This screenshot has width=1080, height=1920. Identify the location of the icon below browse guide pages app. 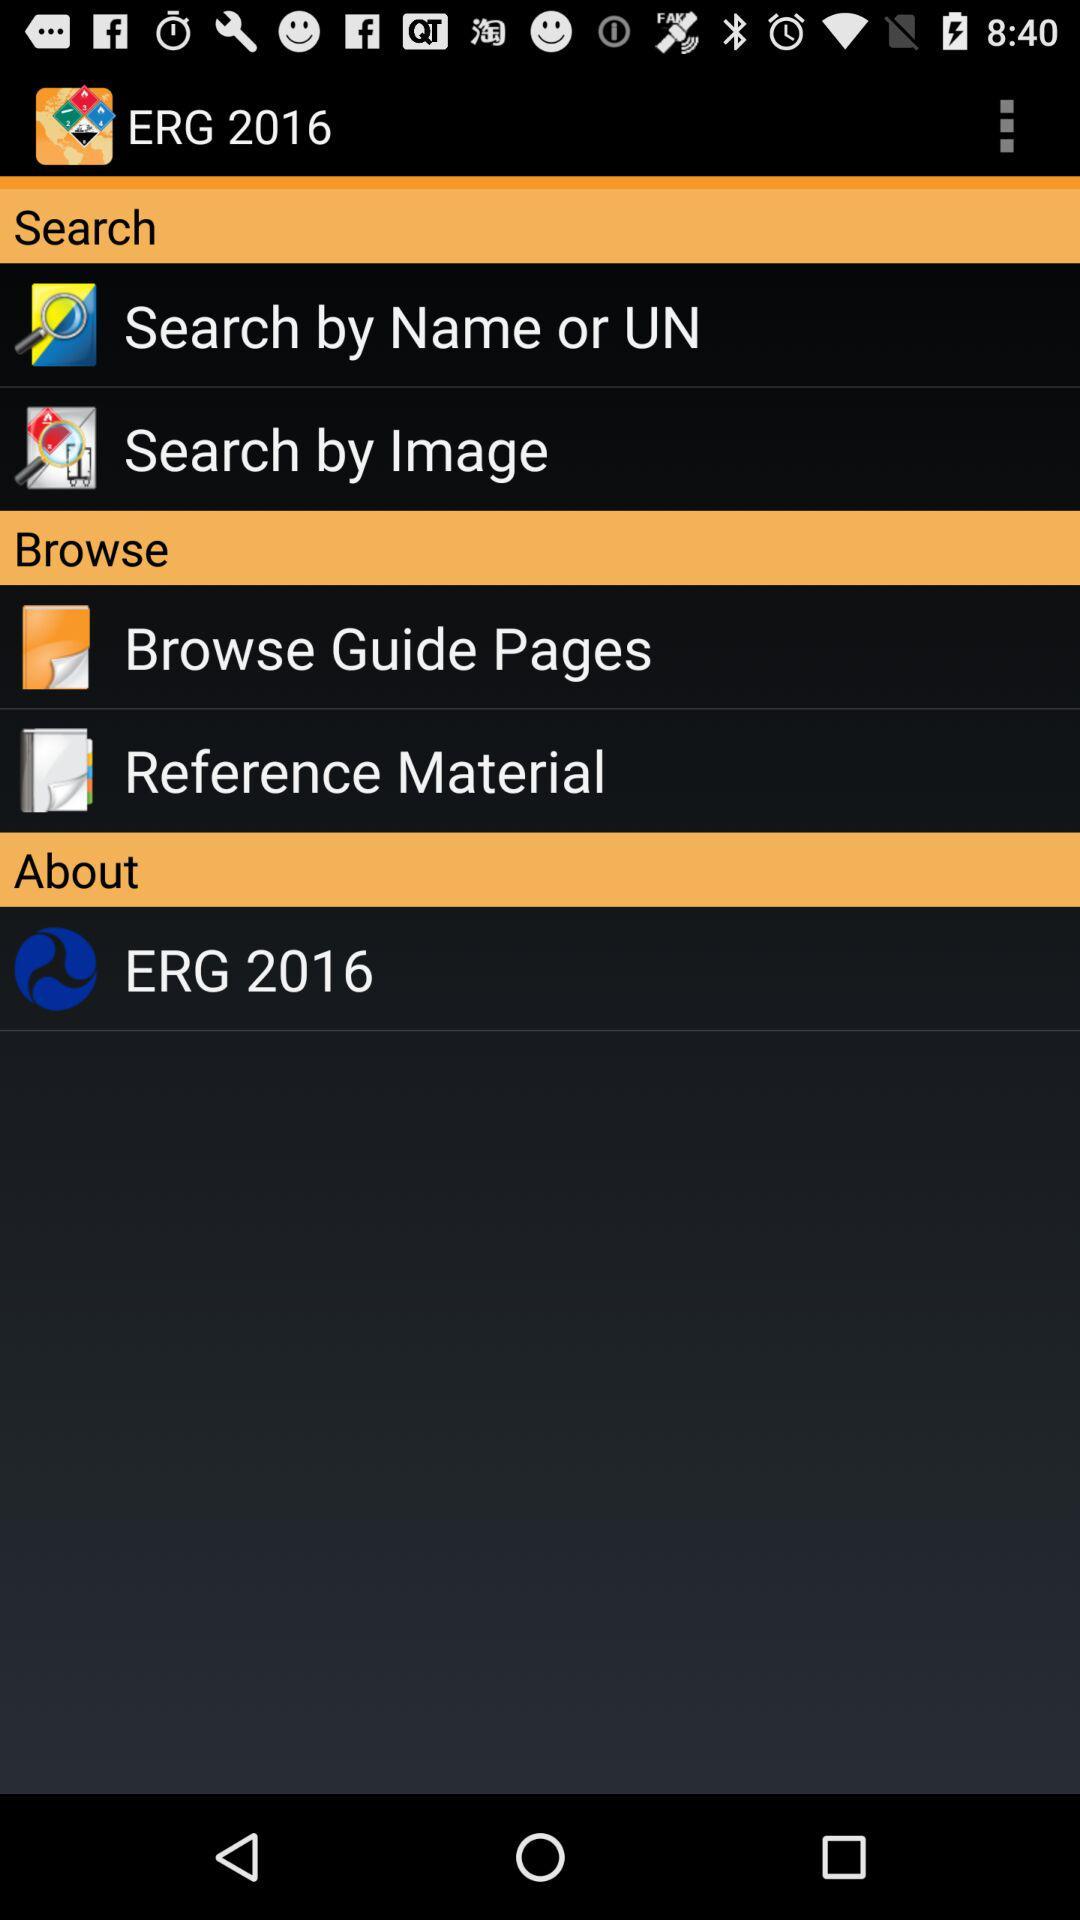
(600, 769).